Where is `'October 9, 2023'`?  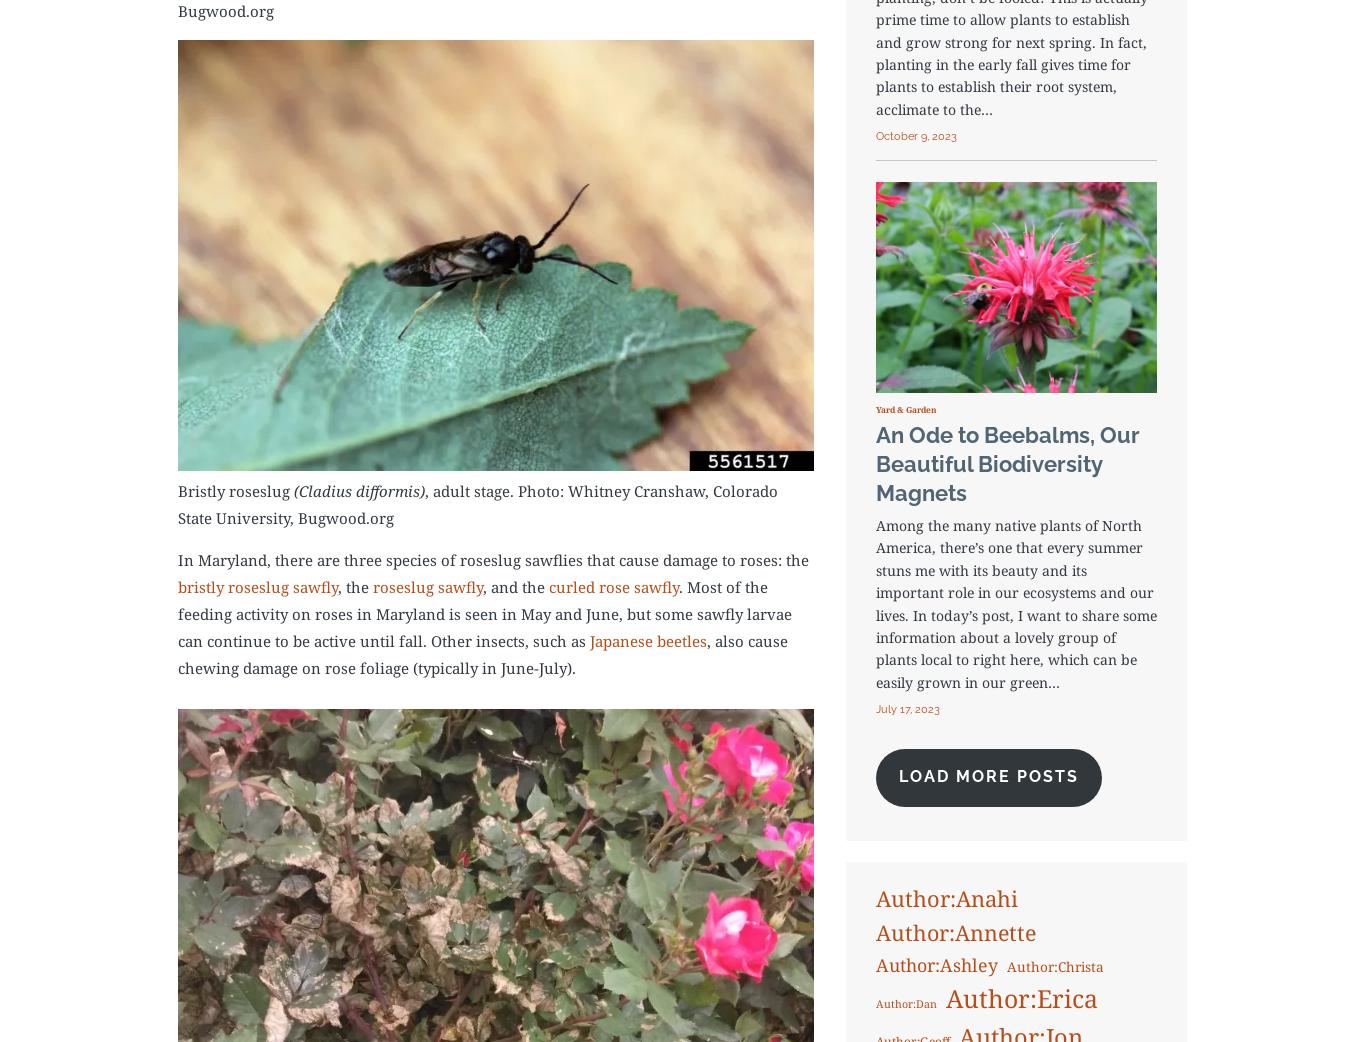
'October 9, 2023' is located at coordinates (914, 135).